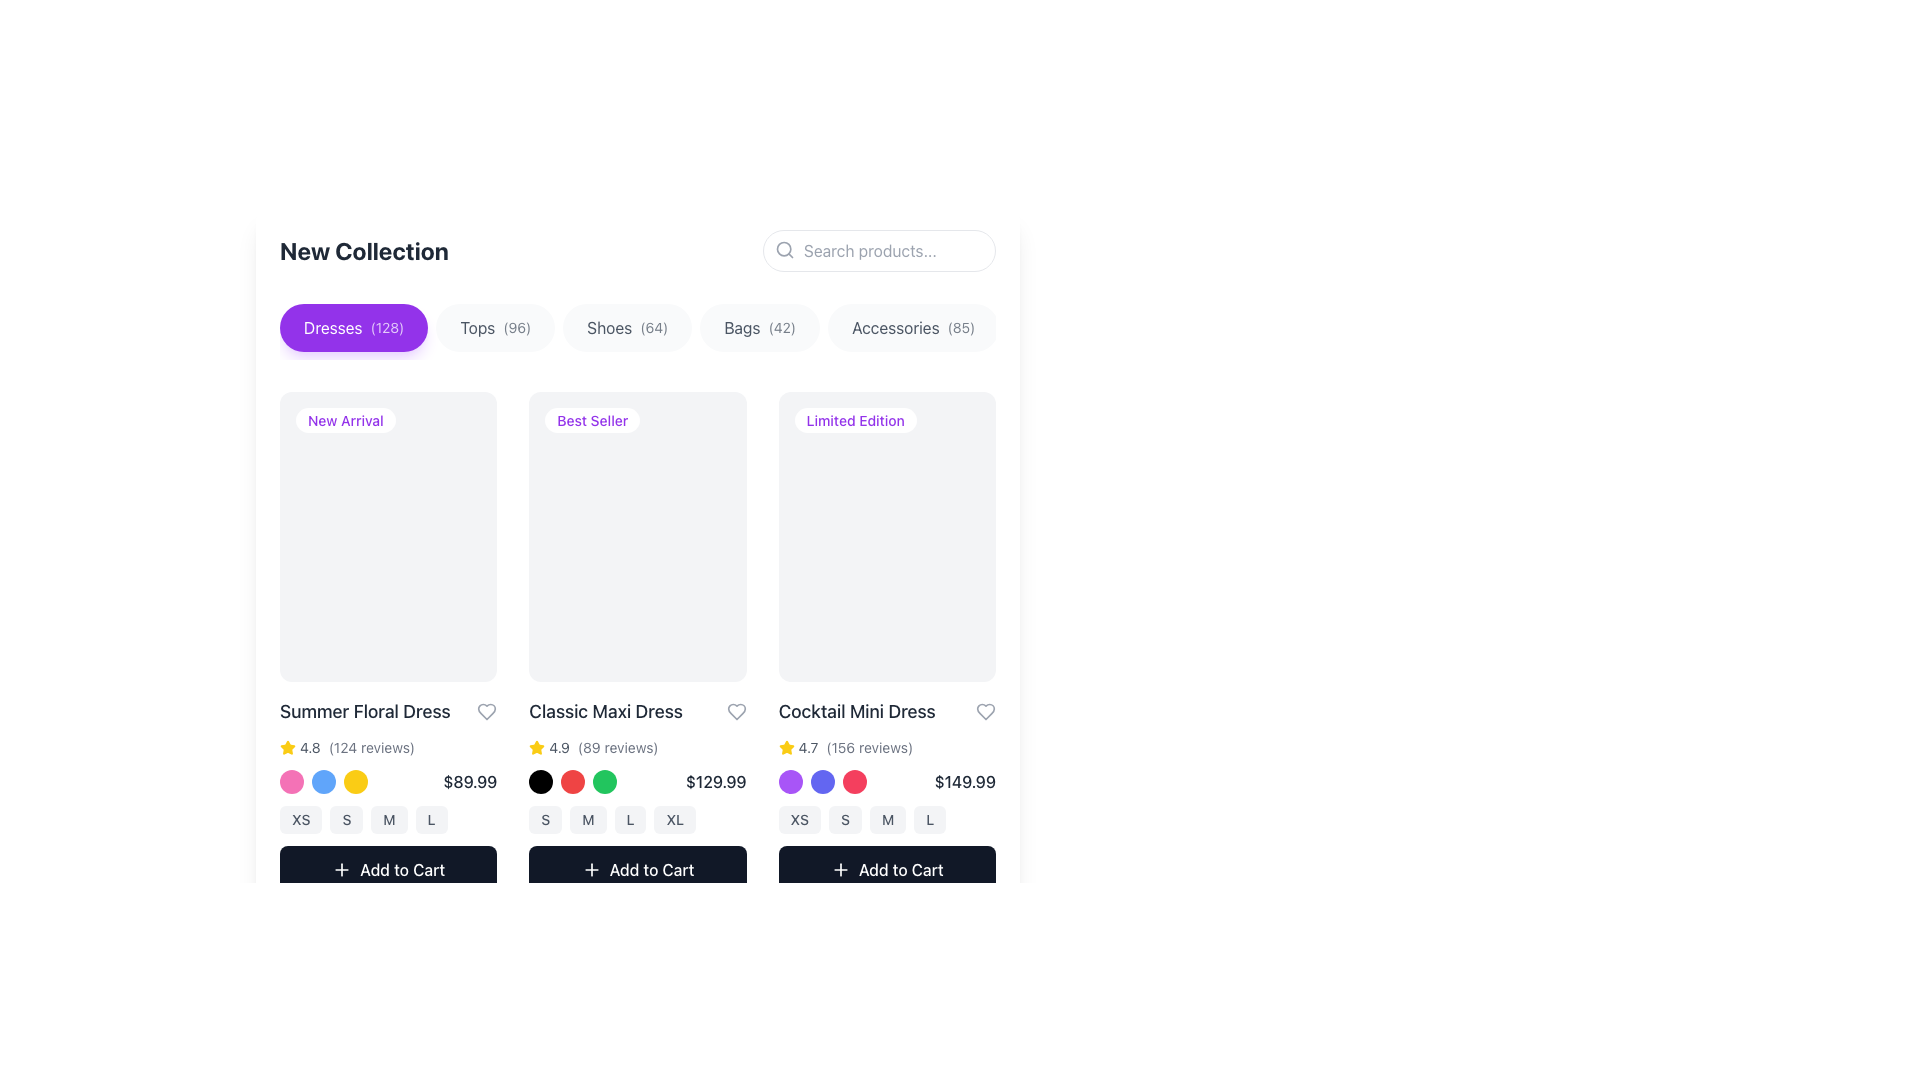  Describe the element at coordinates (590, 868) in the screenshot. I see `the additive action icon located at the bottom of the 'Classic Maxi Dress' card` at that location.